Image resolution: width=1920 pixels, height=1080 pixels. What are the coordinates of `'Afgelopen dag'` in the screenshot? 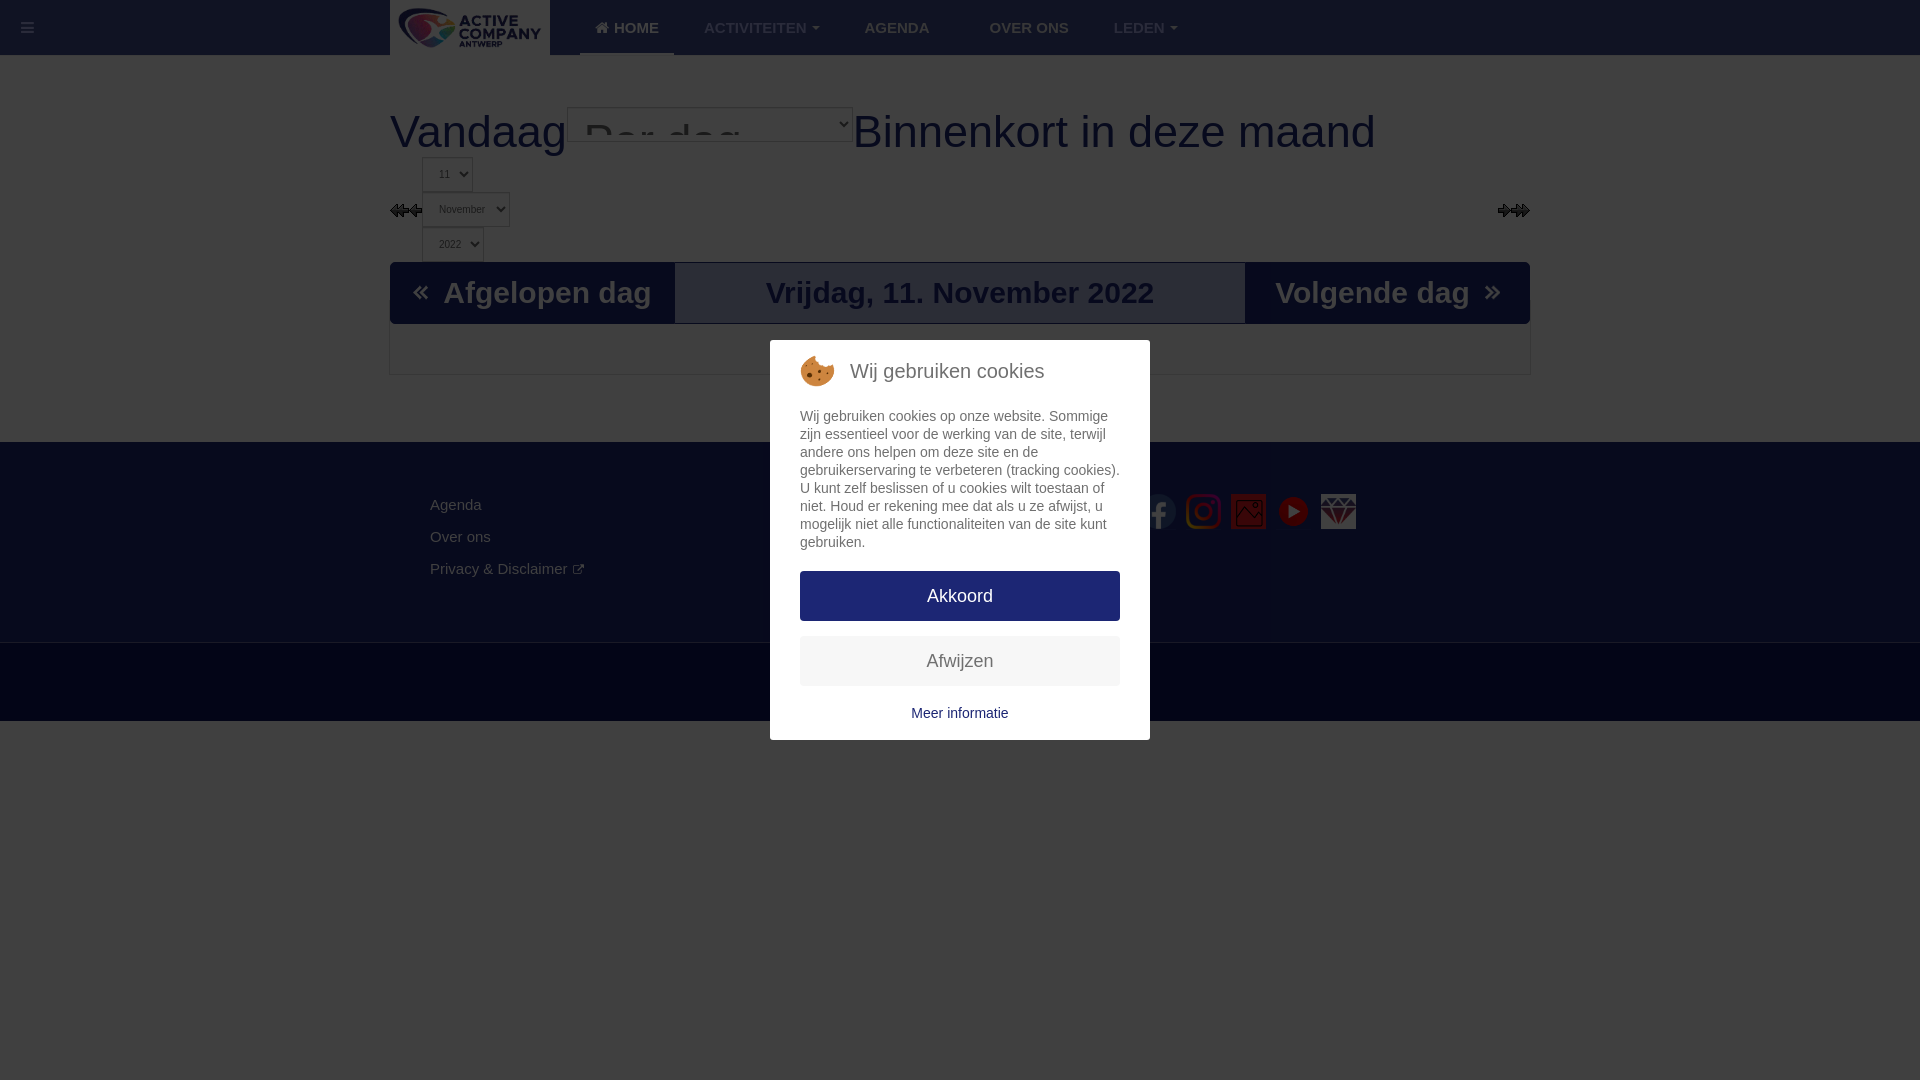 It's located at (532, 292).